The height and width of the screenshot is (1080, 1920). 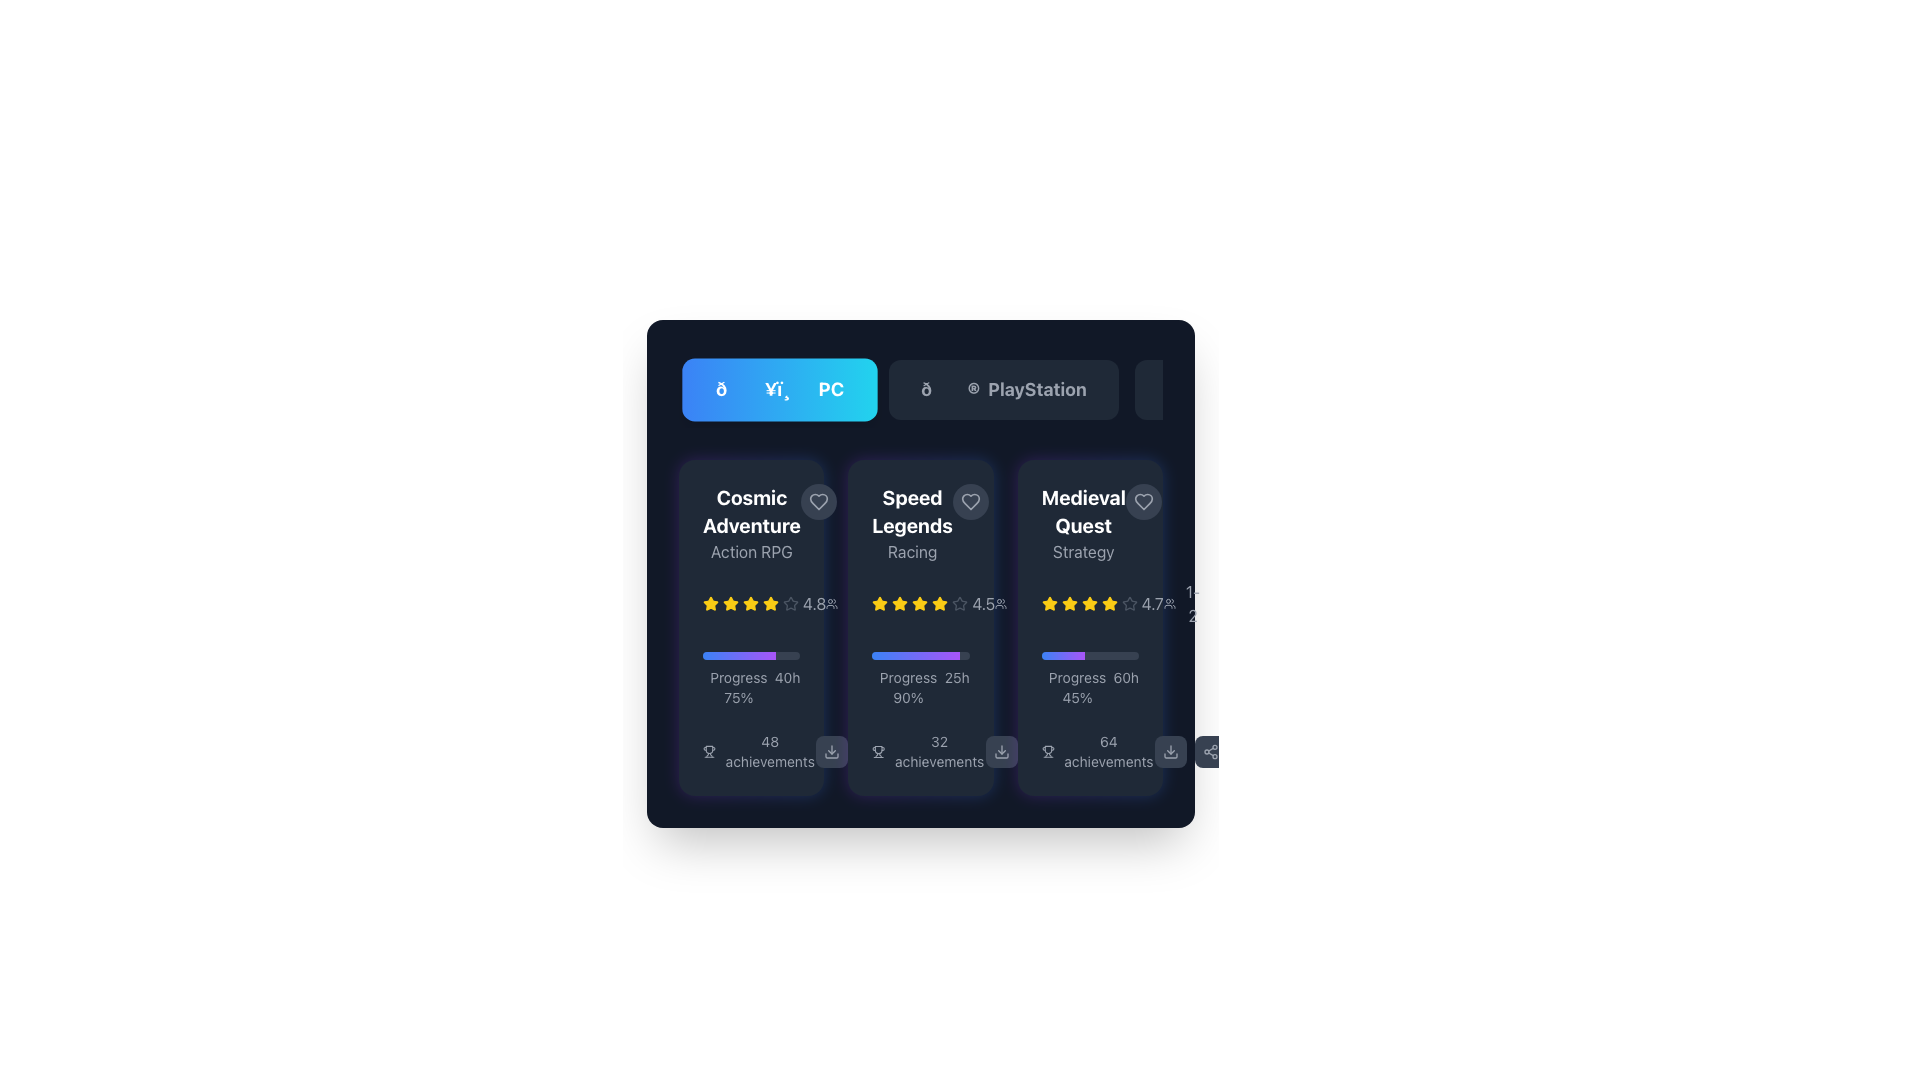 What do you see at coordinates (1088, 603) in the screenshot?
I see `the fifth filled rating star icon in the rating section of the 'Medieval Quest' game card` at bounding box center [1088, 603].